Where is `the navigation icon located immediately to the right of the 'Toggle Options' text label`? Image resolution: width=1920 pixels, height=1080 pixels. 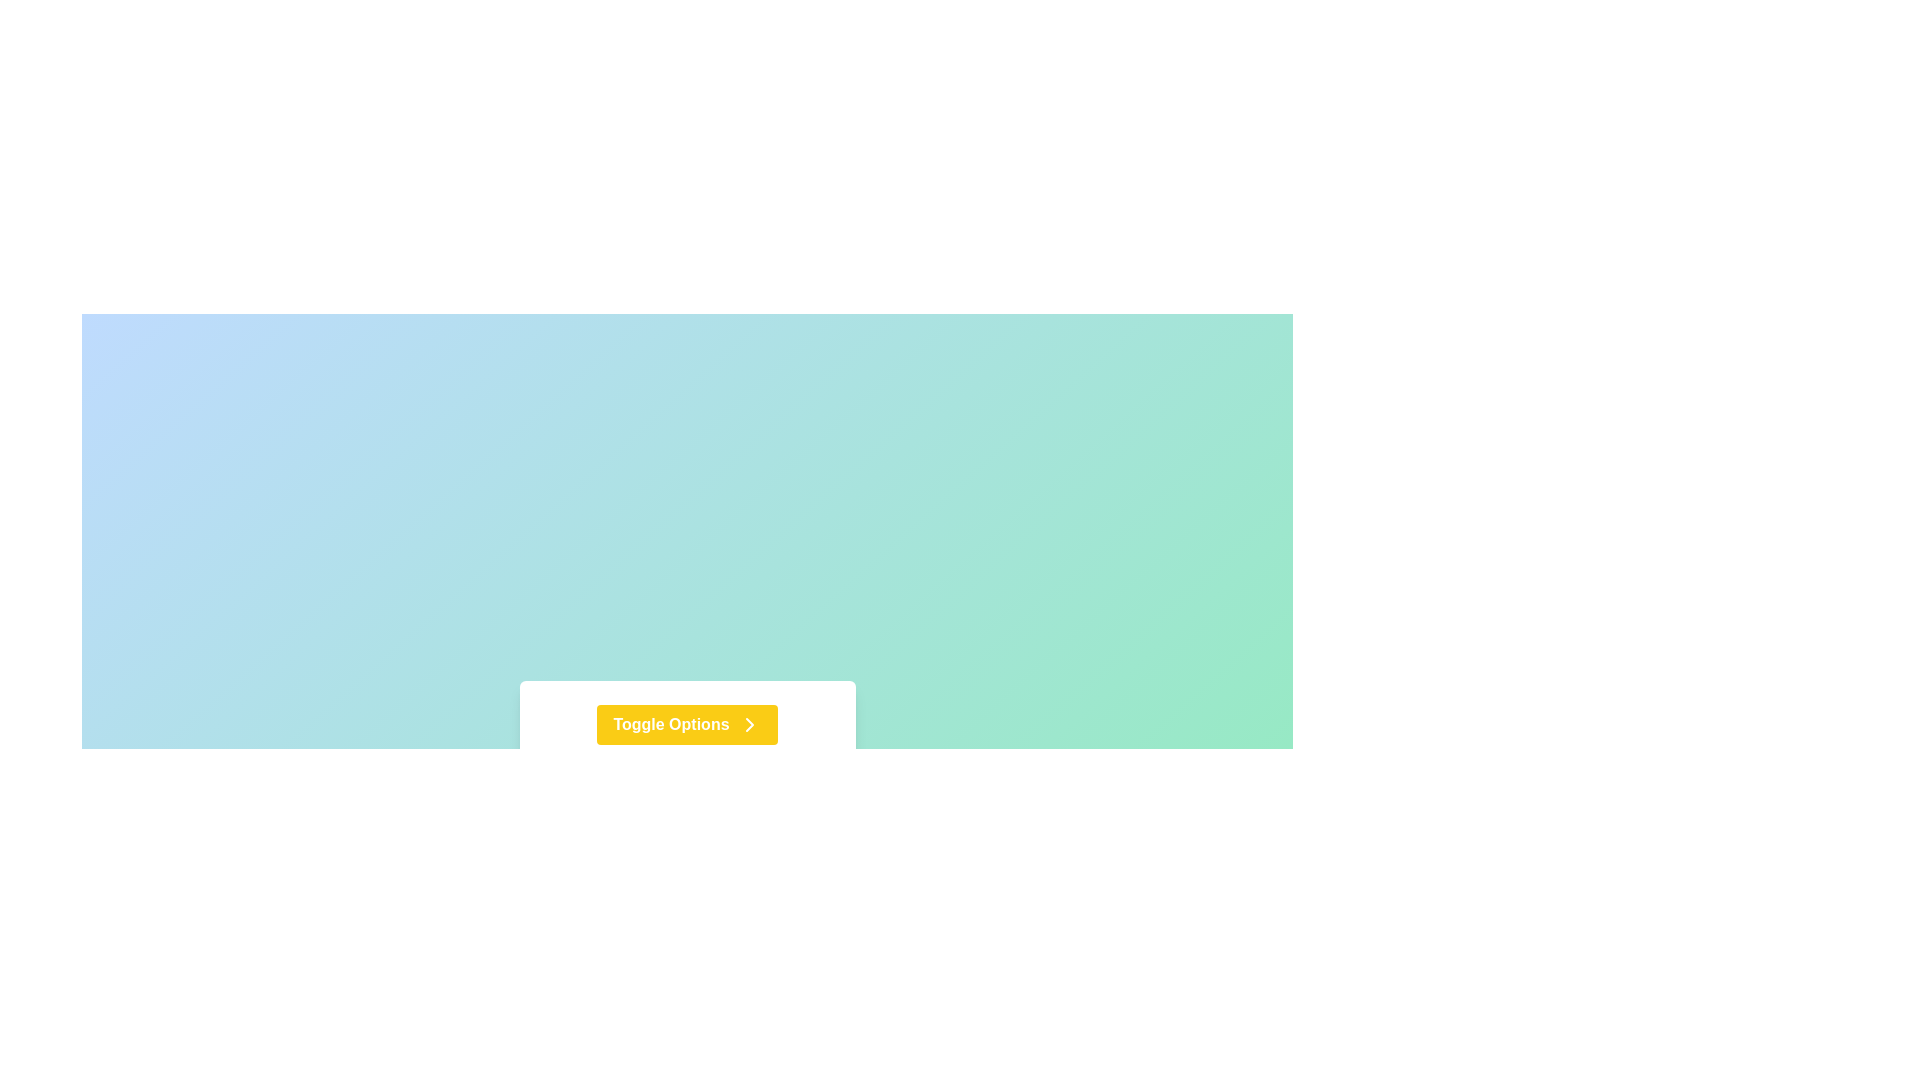 the navigation icon located immediately to the right of the 'Toggle Options' text label is located at coordinates (748, 725).